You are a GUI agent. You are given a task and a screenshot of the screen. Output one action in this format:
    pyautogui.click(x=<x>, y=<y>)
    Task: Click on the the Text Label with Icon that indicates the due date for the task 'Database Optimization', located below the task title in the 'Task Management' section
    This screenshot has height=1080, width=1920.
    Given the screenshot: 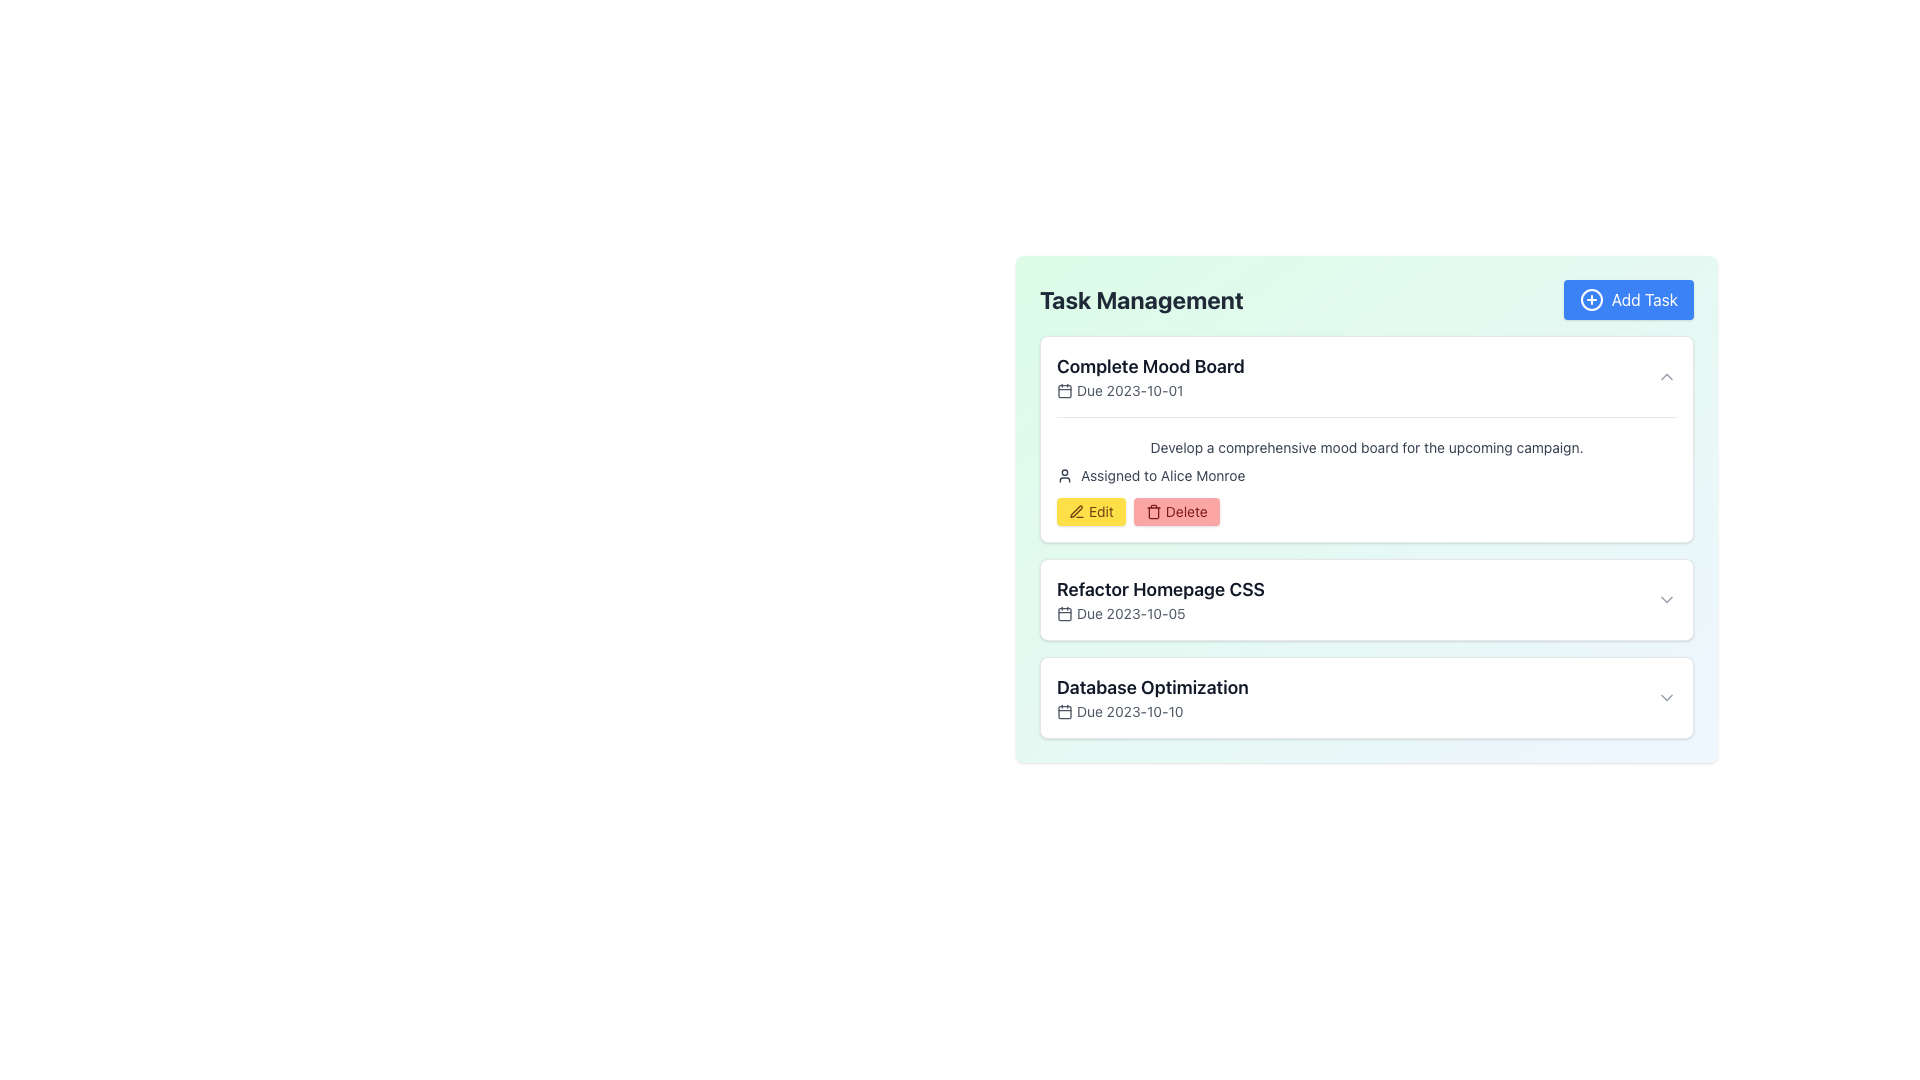 What is the action you would take?
    pyautogui.click(x=1152, y=711)
    